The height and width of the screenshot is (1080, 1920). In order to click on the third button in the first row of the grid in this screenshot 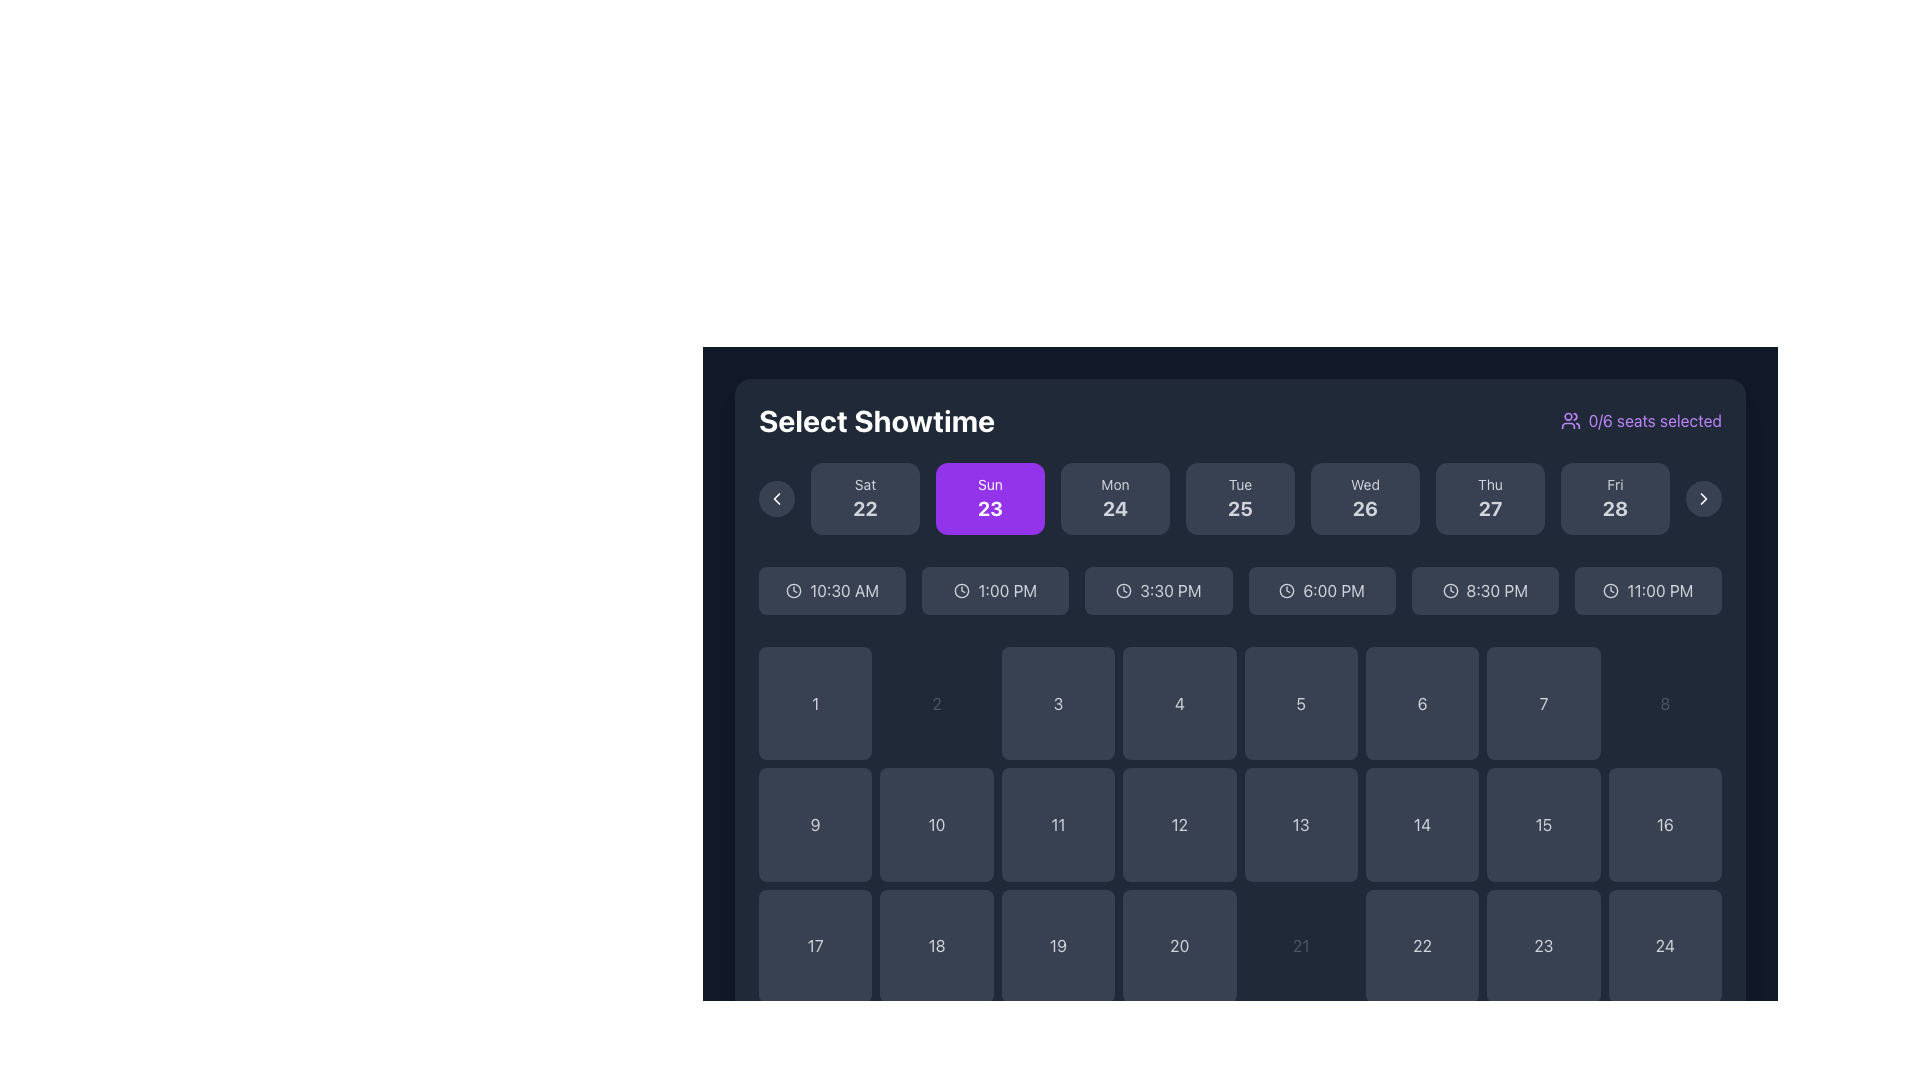, I will do `click(1057, 702)`.